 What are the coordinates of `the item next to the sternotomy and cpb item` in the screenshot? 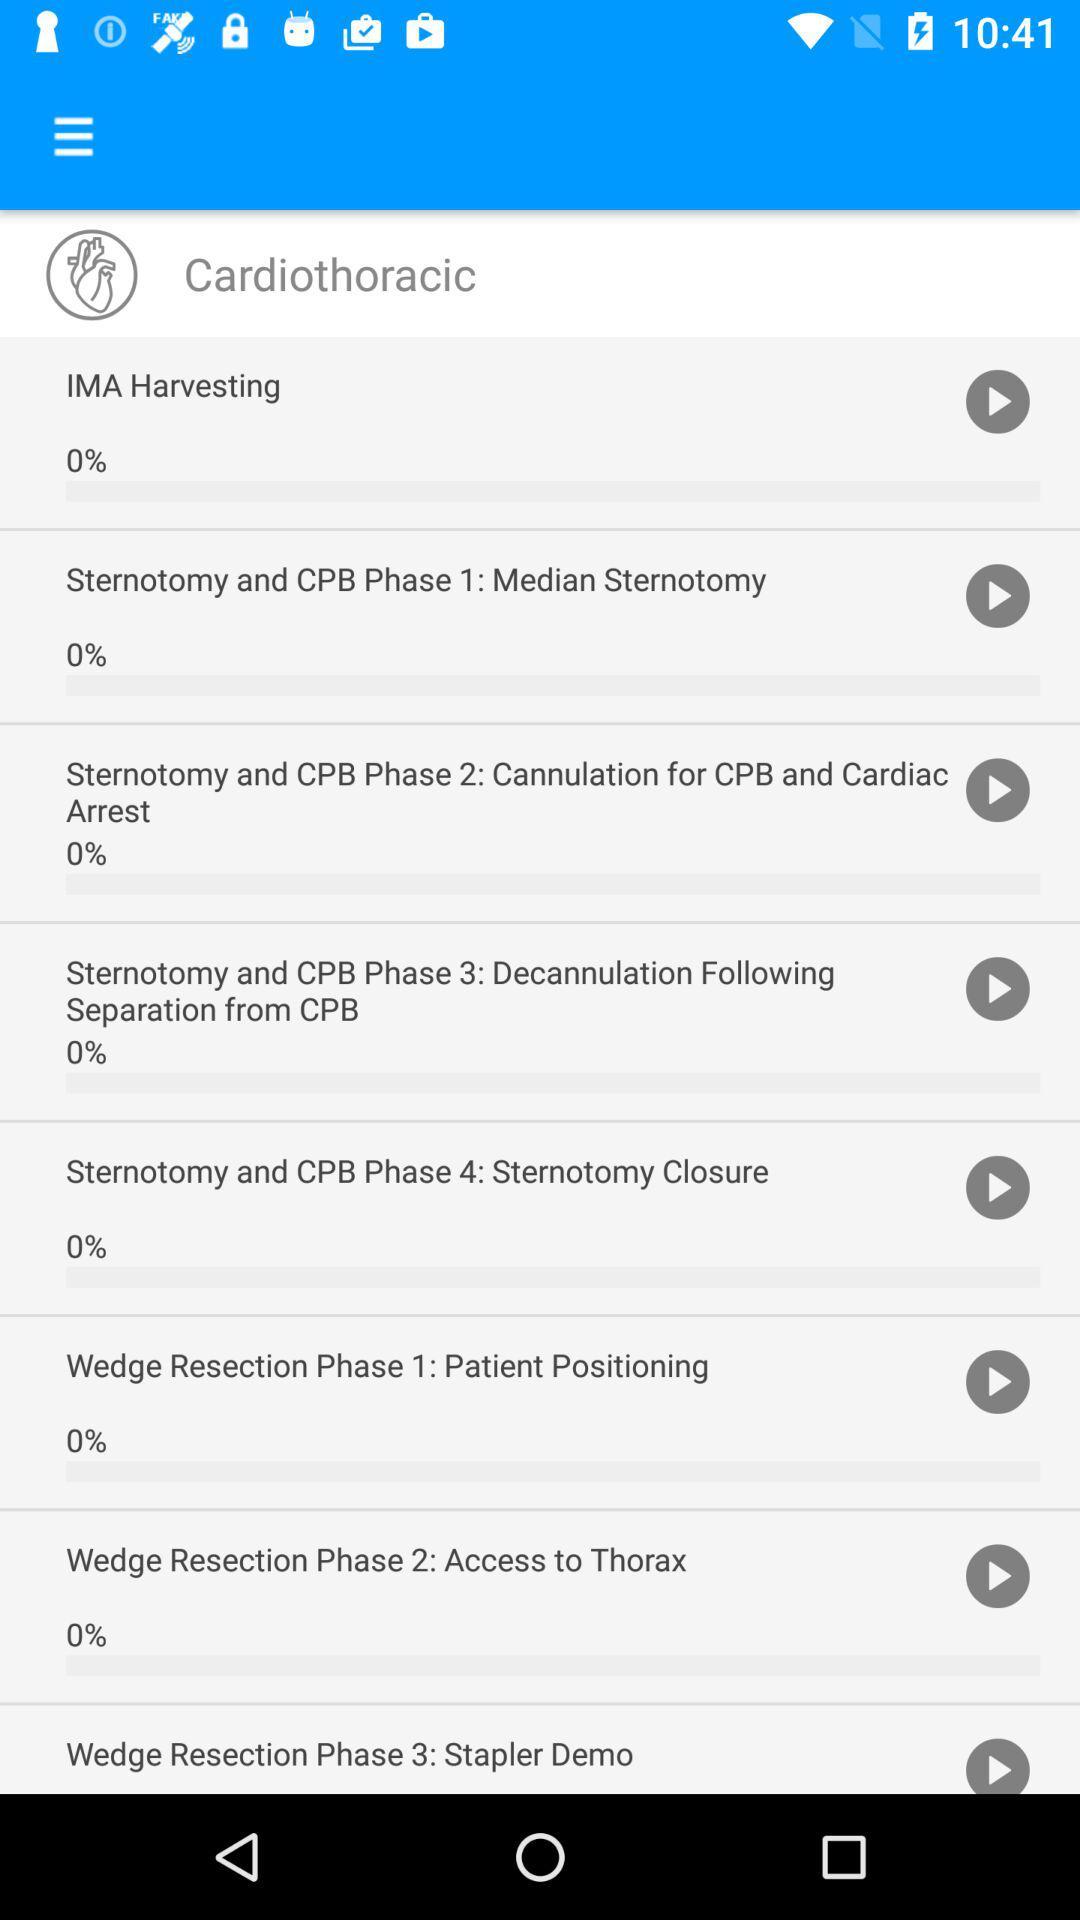 It's located at (997, 987).